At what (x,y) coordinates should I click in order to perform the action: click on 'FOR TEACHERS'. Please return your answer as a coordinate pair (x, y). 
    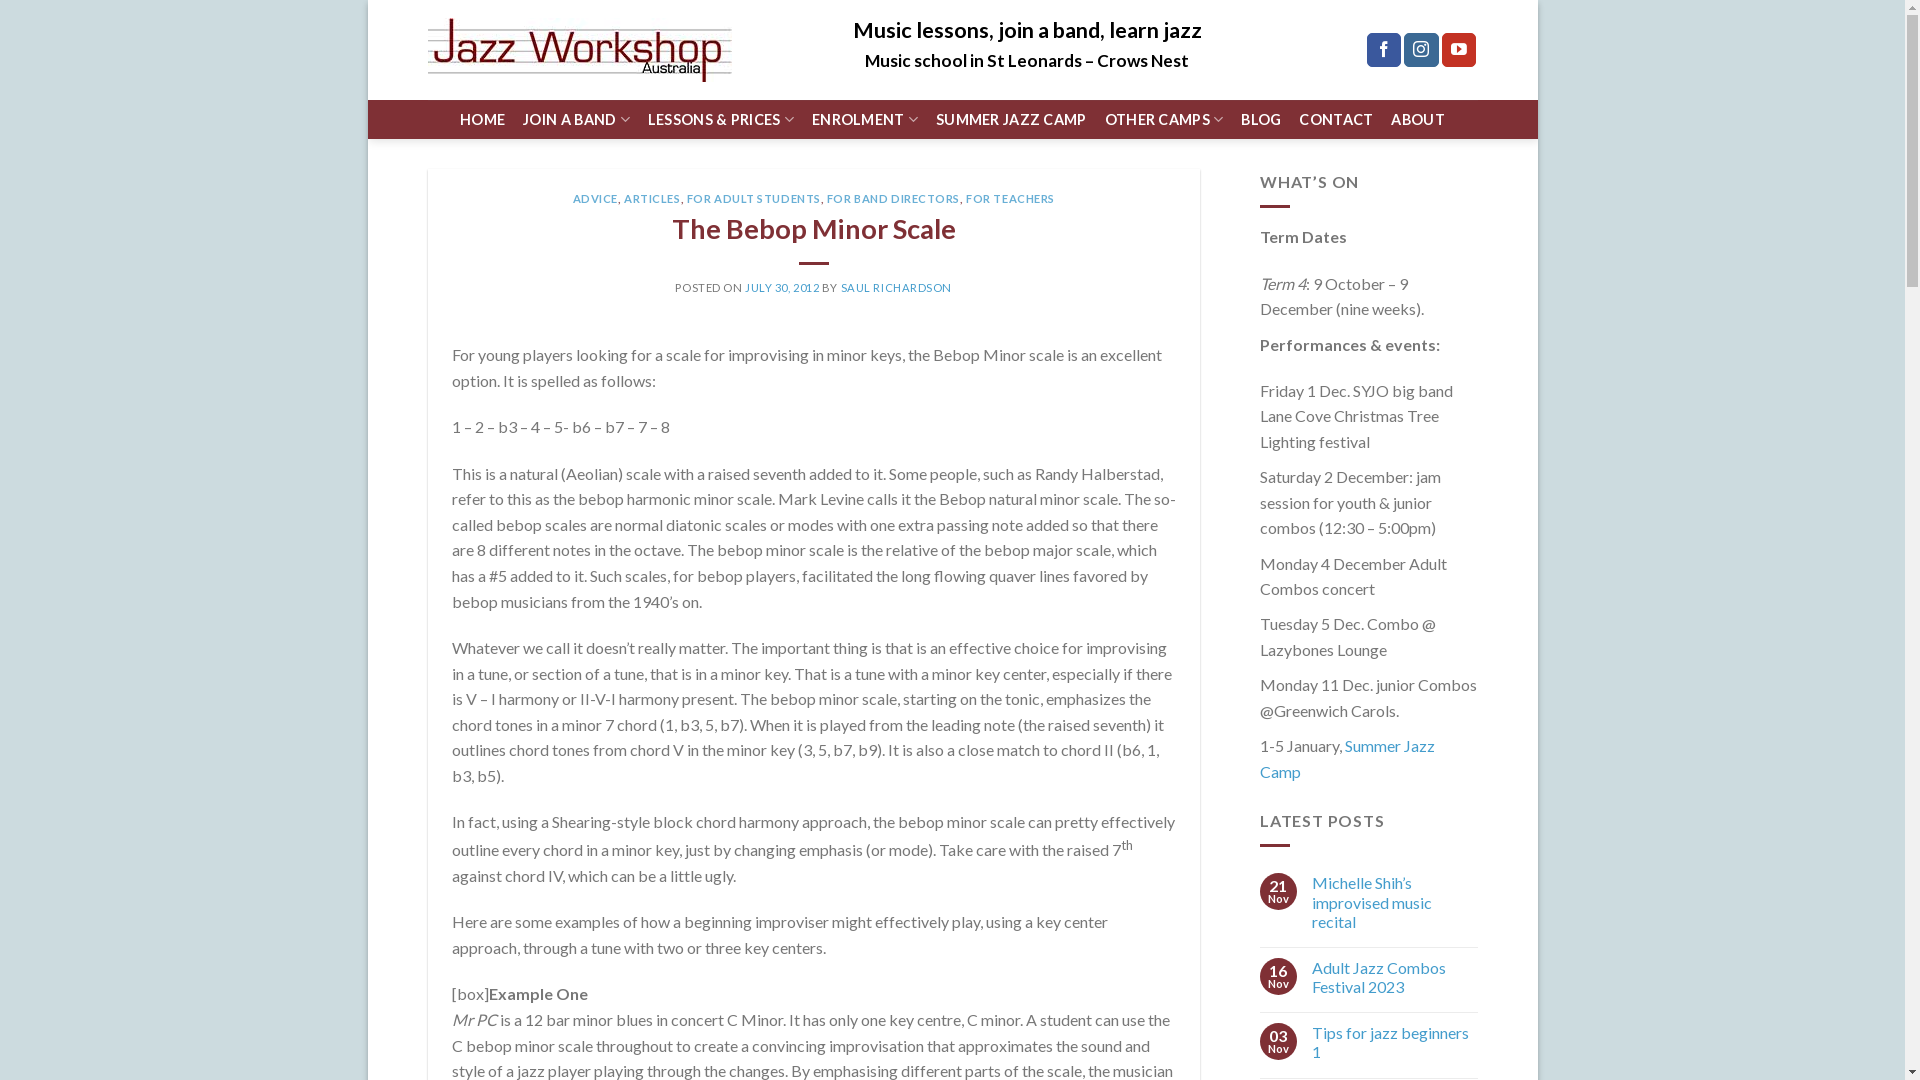
    Looking at the image, I should click on (1010, 198).